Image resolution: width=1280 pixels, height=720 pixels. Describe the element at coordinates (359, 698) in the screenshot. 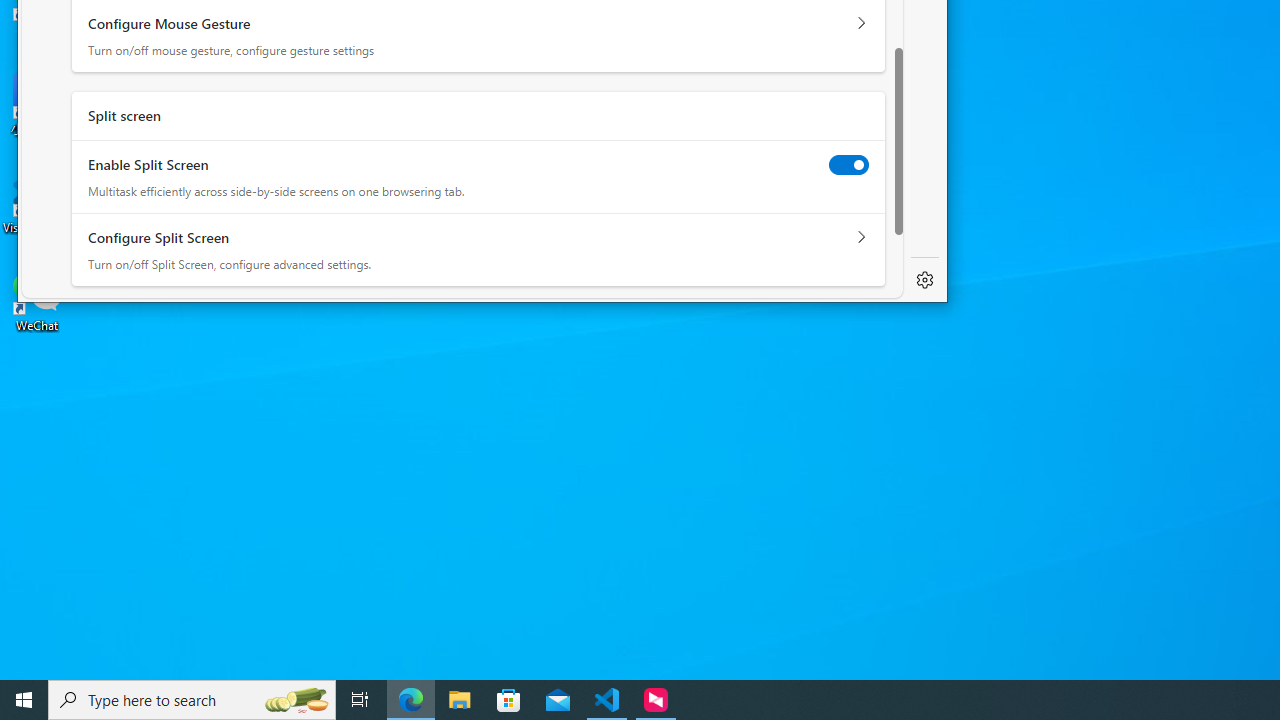

I see `'Task View'` at that location.